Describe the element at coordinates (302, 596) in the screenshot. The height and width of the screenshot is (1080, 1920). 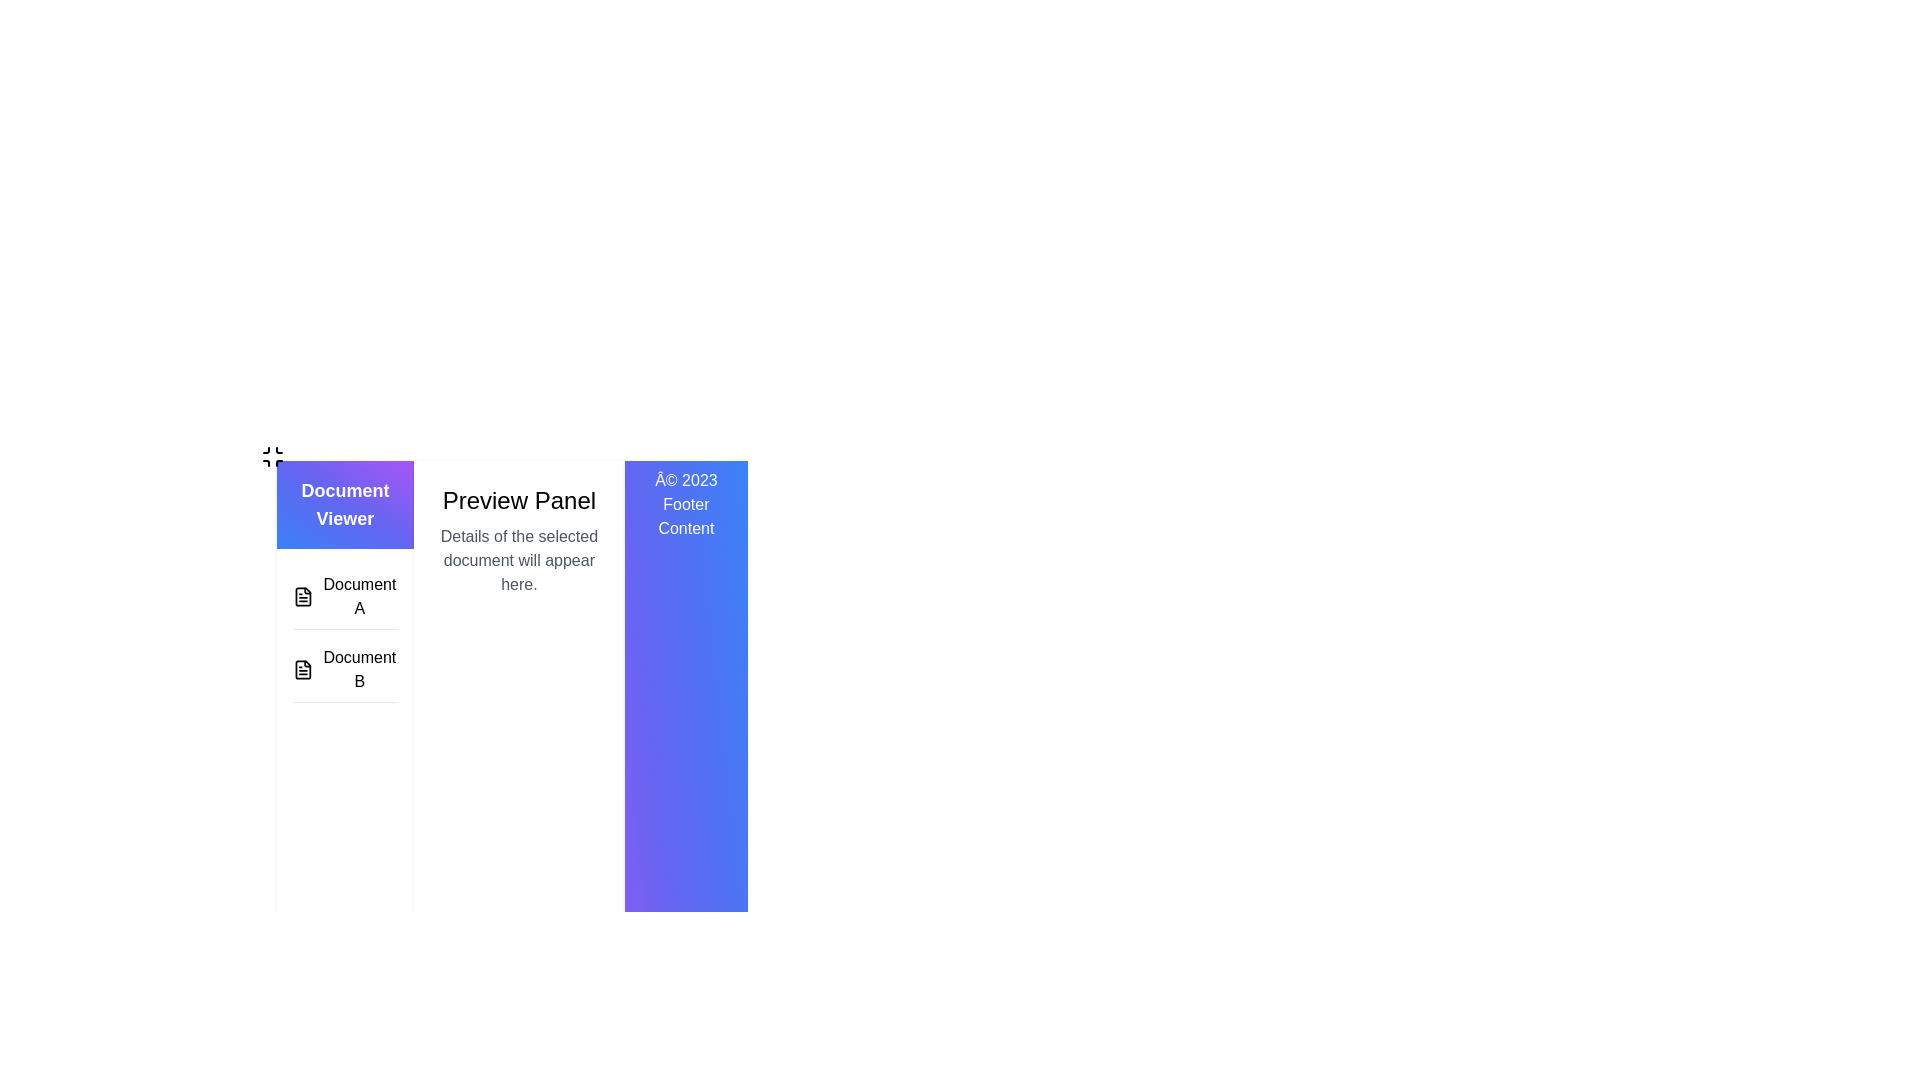
I see `the first icon representing 'Document A' in the 'Document Viewer' list, which is aligned to the left margin of the sidebar` at that location.